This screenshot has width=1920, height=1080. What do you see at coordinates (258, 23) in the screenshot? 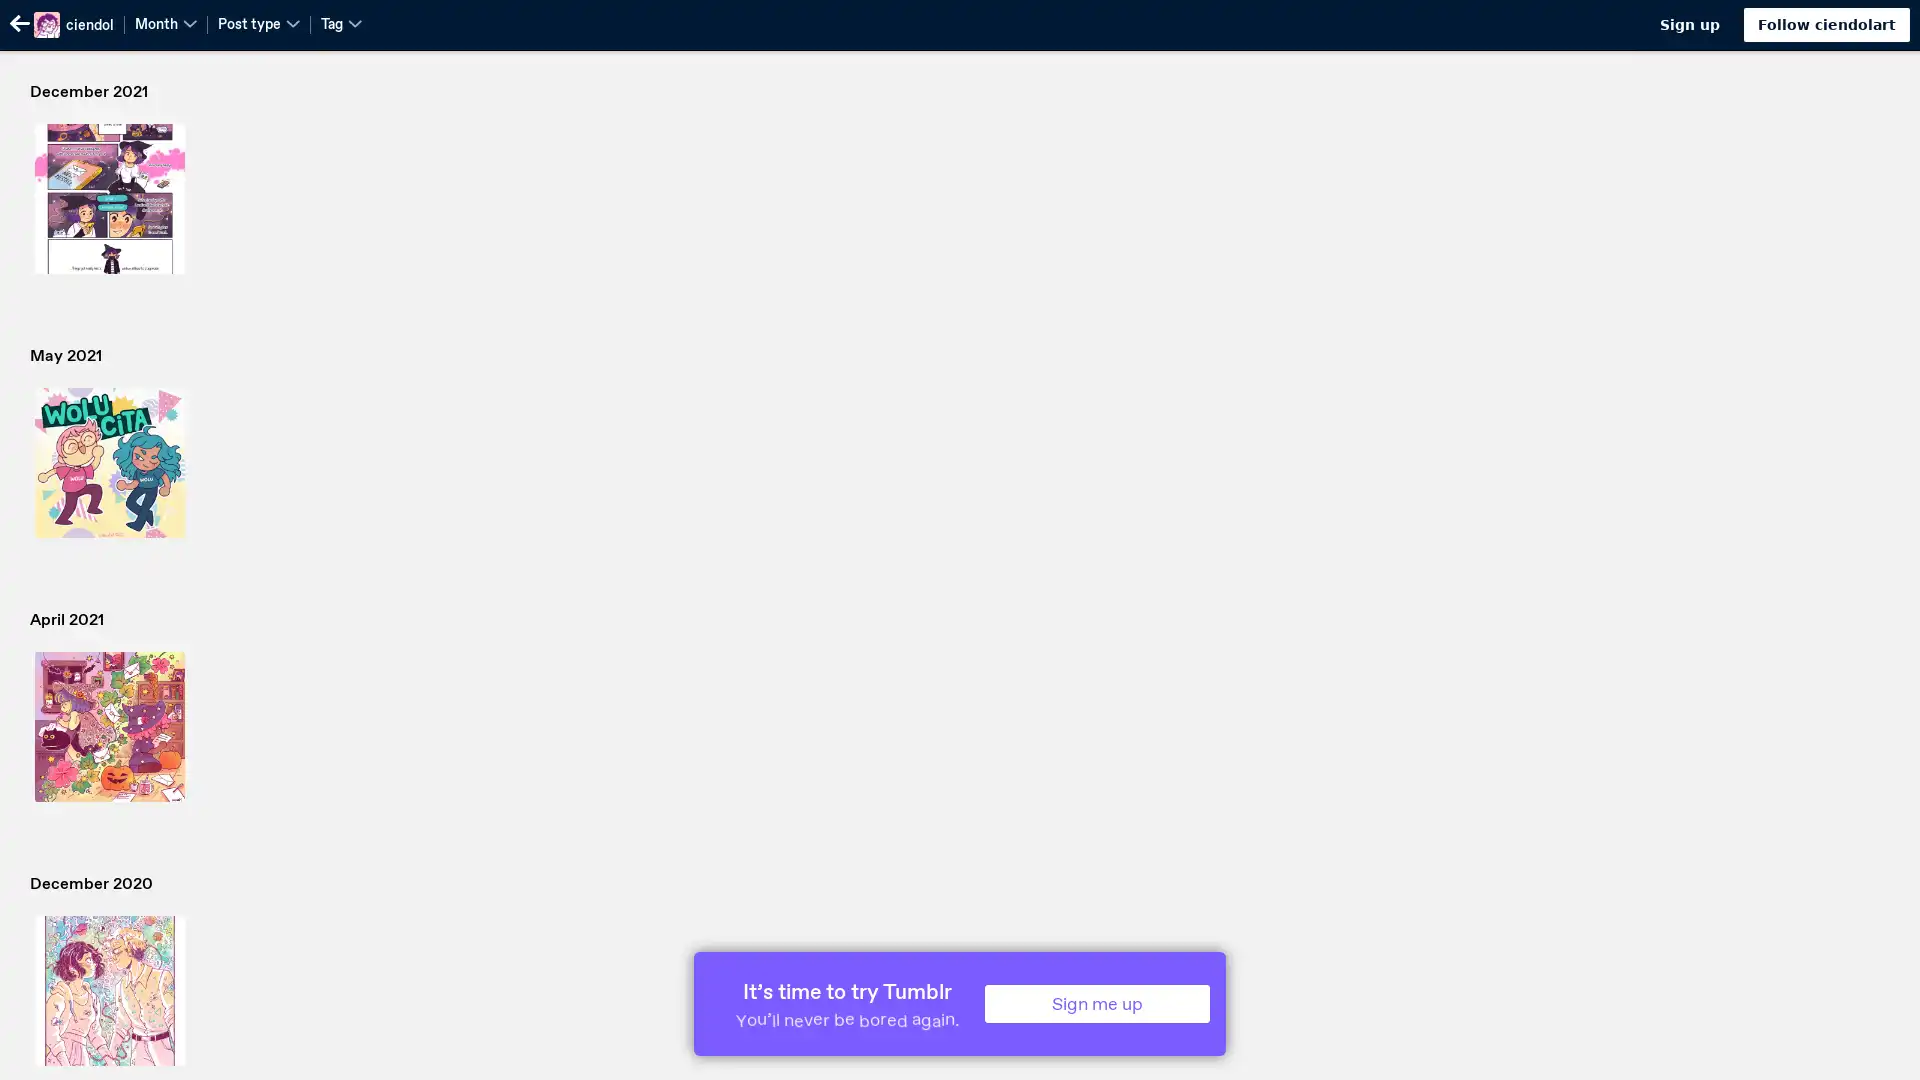
I see `Post type` at bounding box center [258, 23].